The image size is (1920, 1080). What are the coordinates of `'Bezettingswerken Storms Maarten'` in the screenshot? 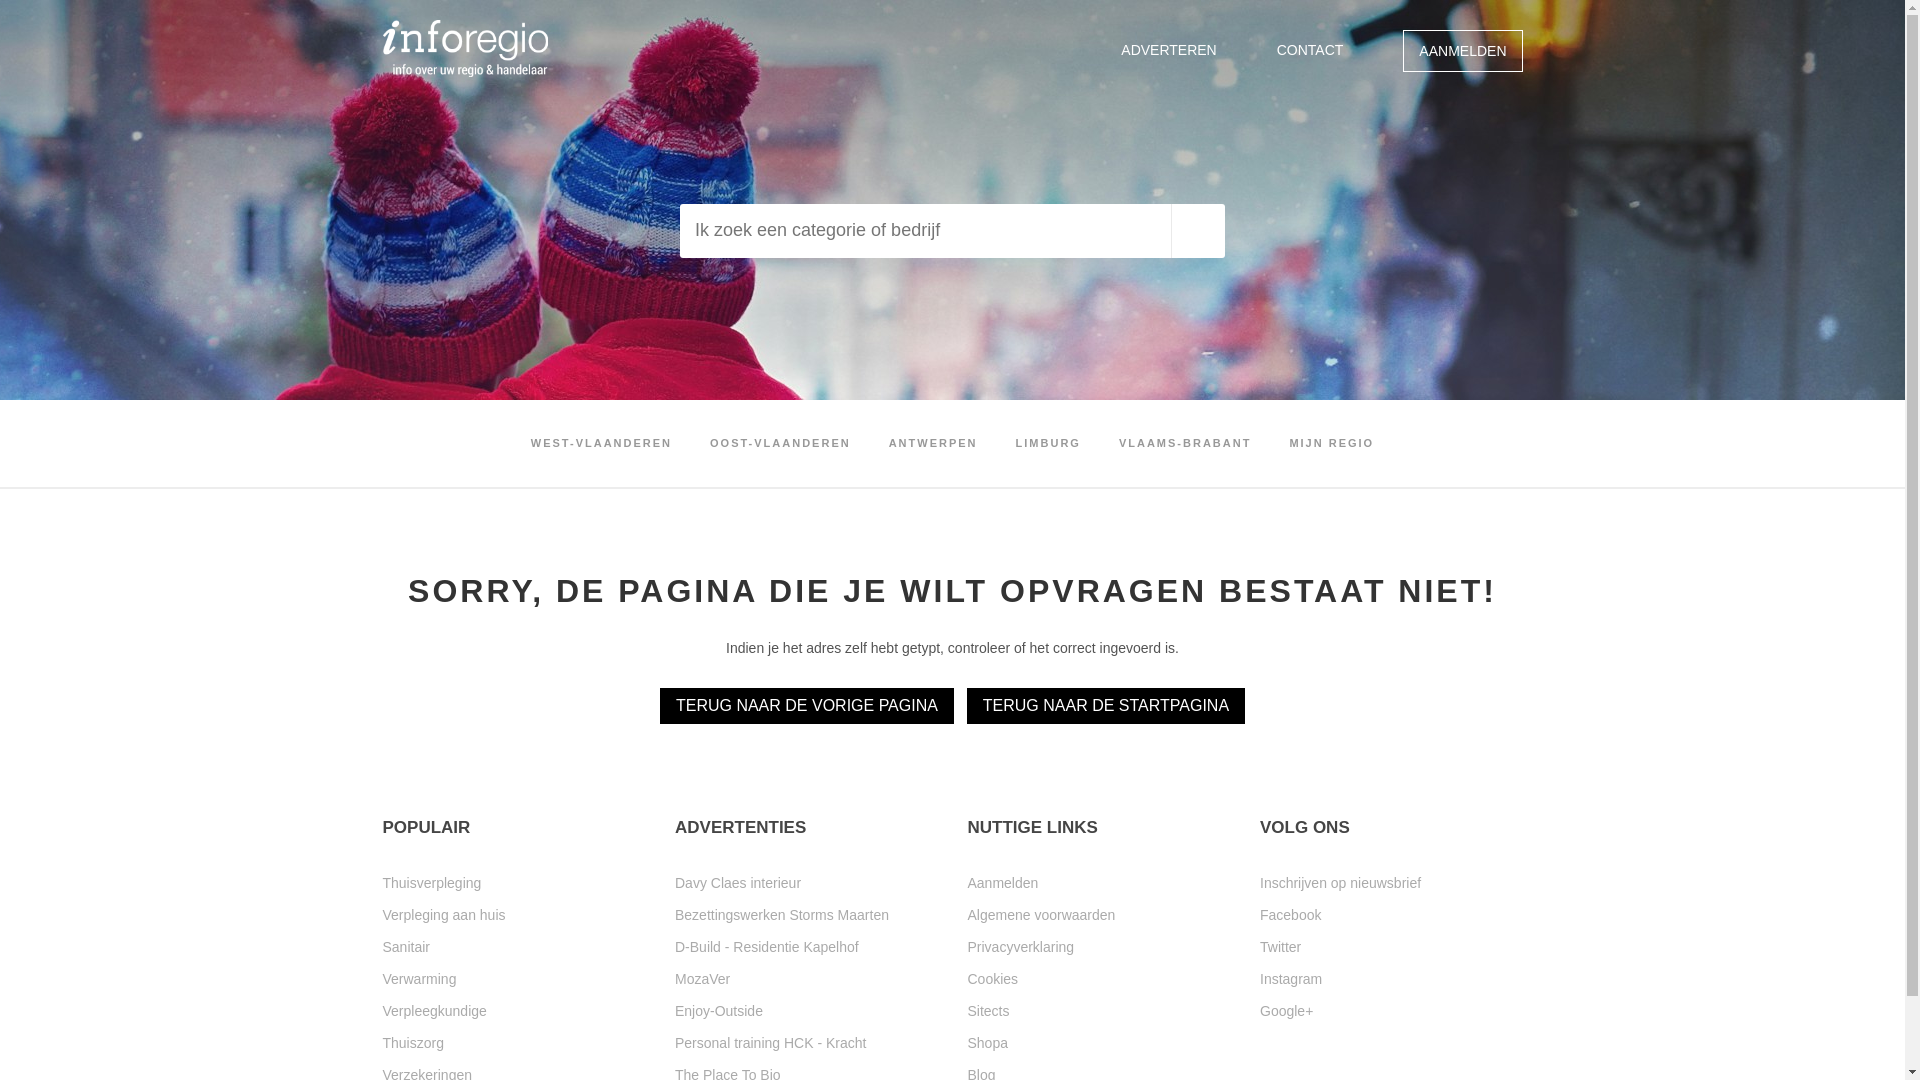 It's located at (806, 914).